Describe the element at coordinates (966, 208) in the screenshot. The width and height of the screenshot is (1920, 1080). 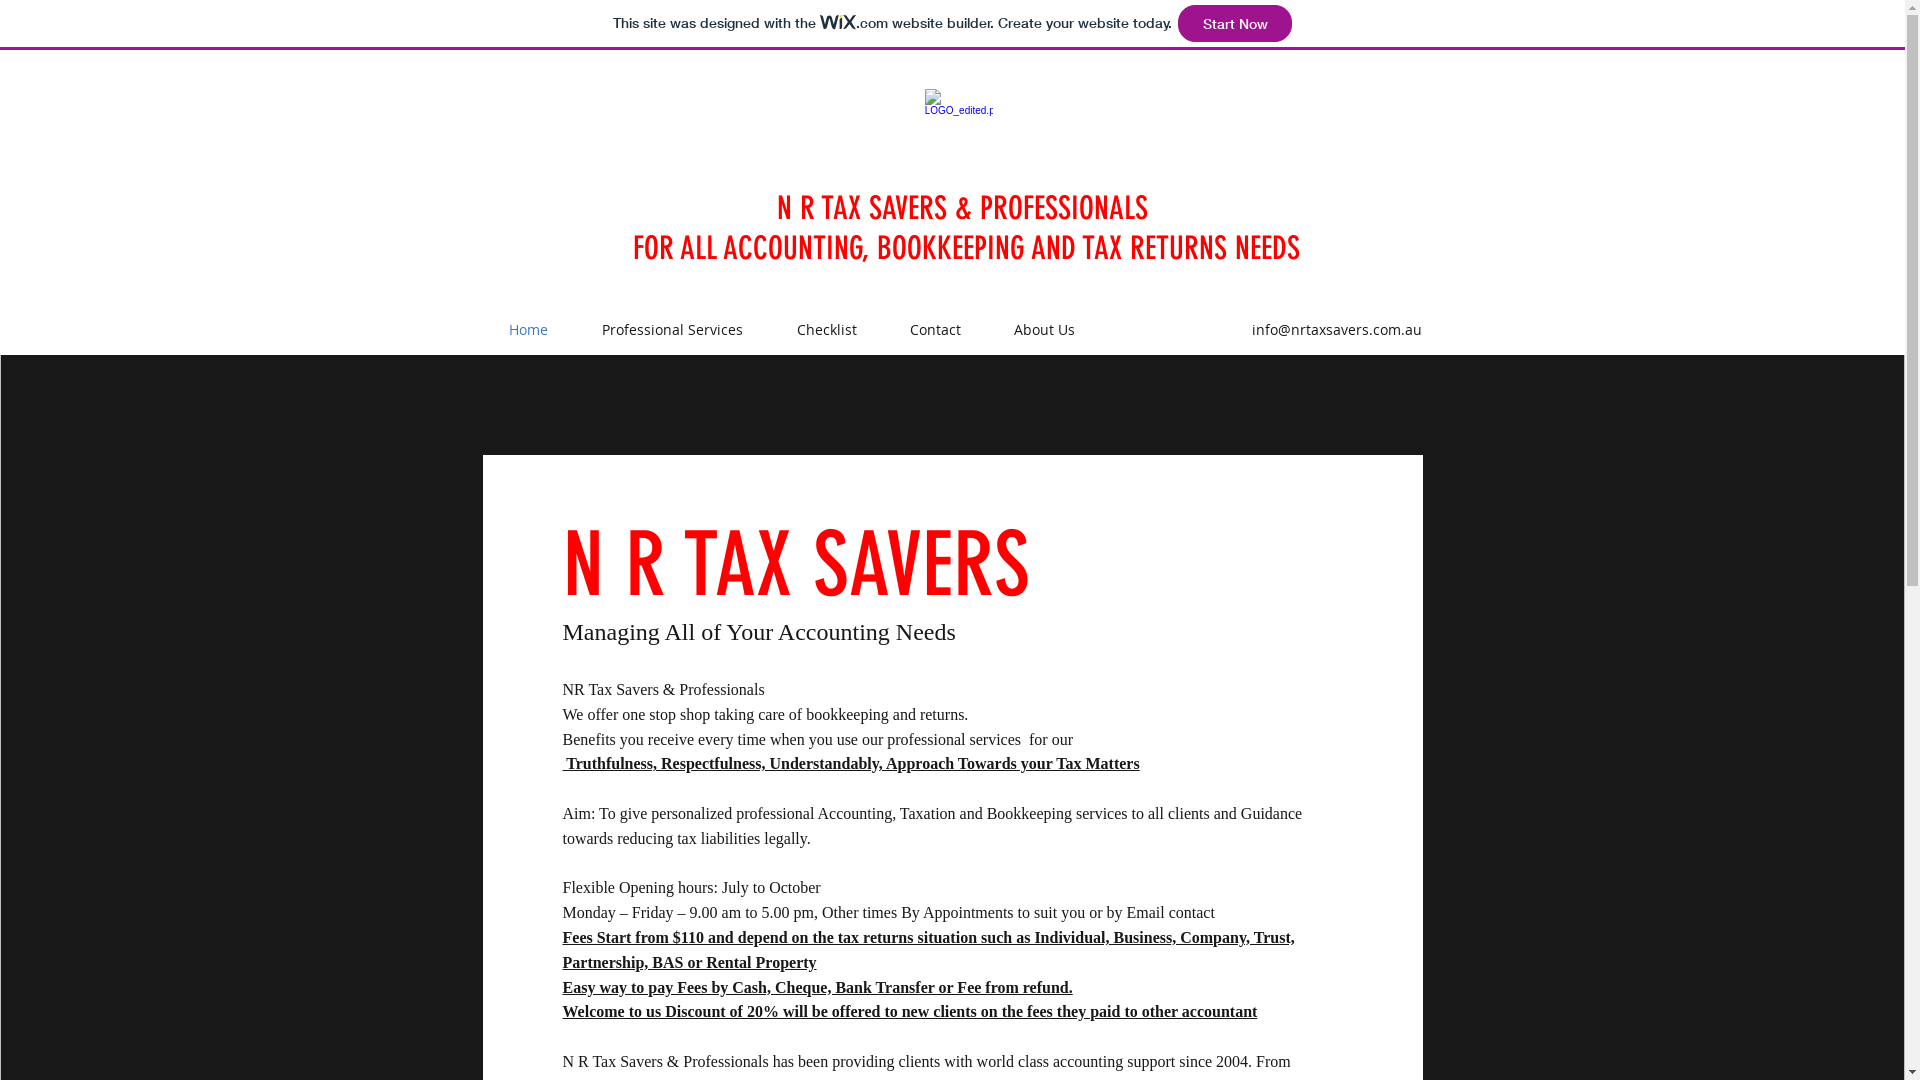
I see `'N R TAX SAVERS & PROFESSIONALS '` at that location.